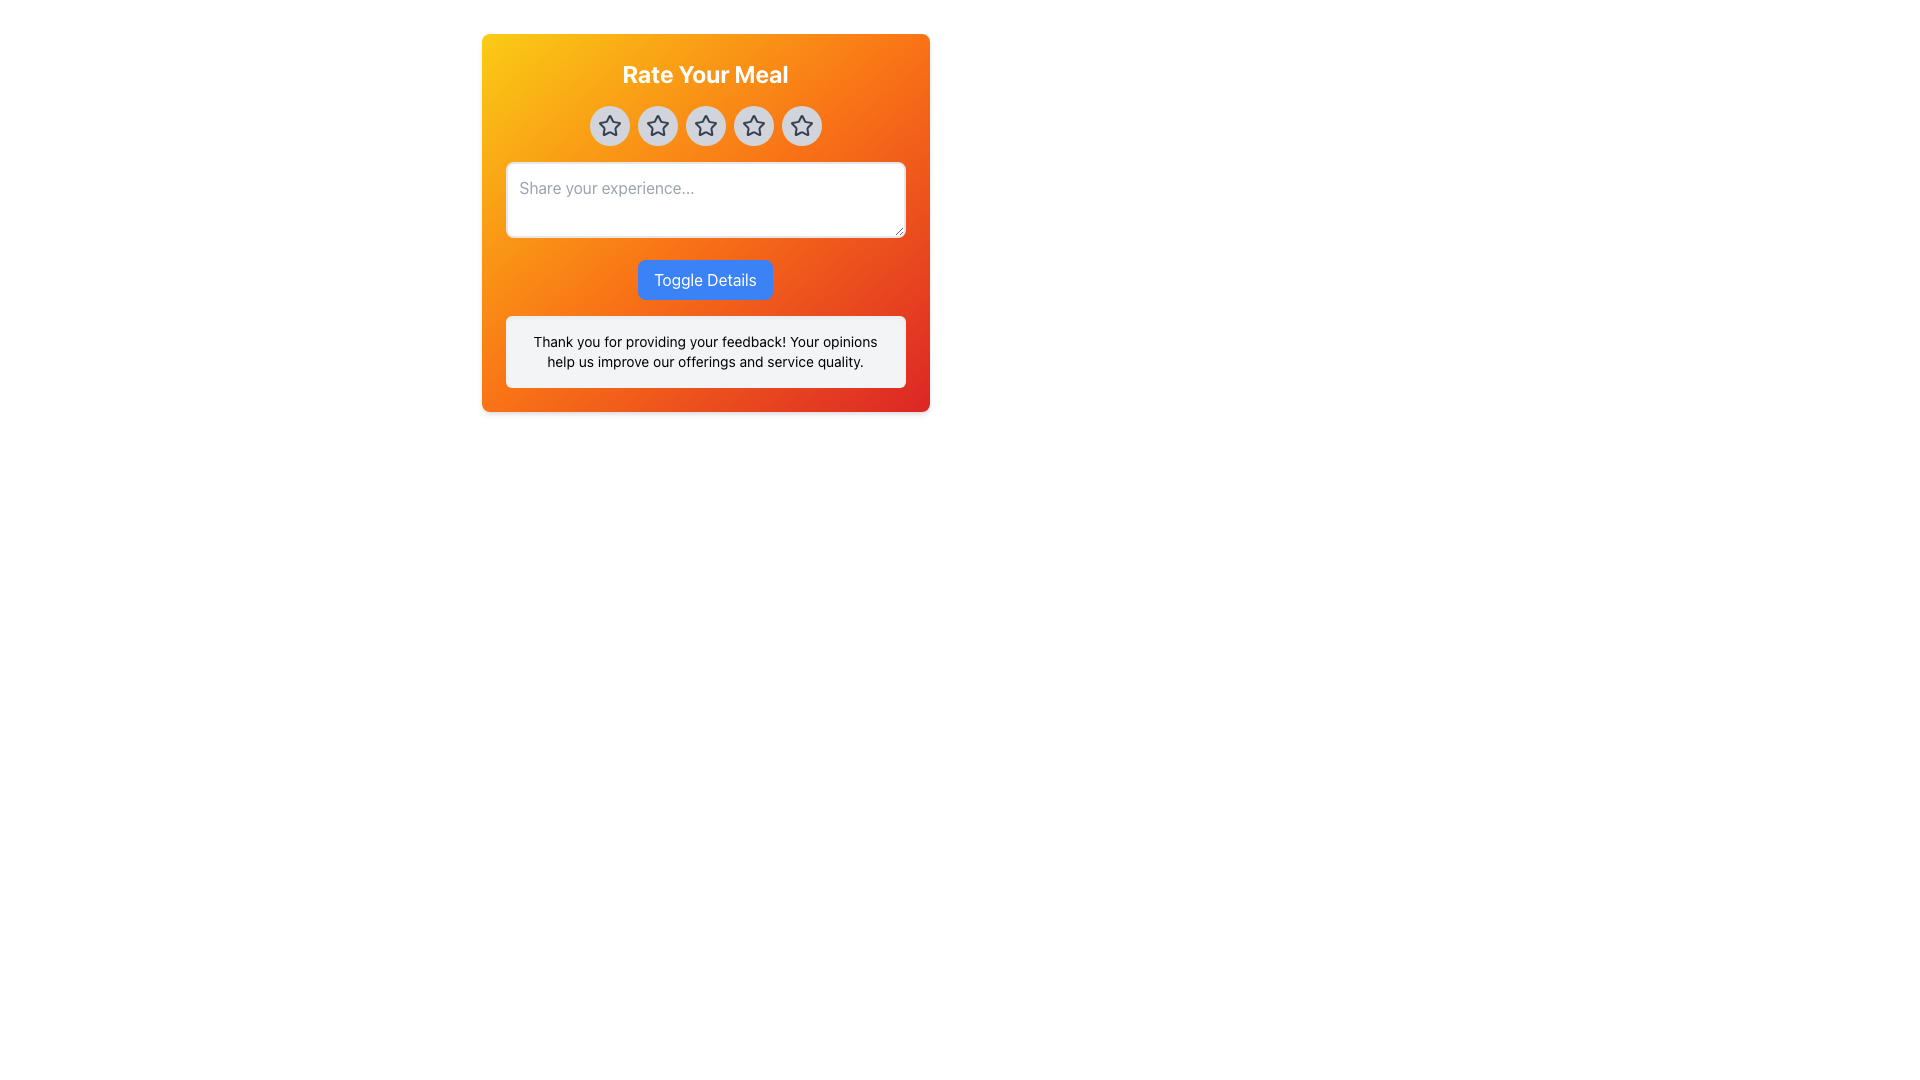 The width and height of the screenshot is (1920, 1080). I want to click on the fourth star button in the horizontal sequence of five identical buttons, so click(752, 126).